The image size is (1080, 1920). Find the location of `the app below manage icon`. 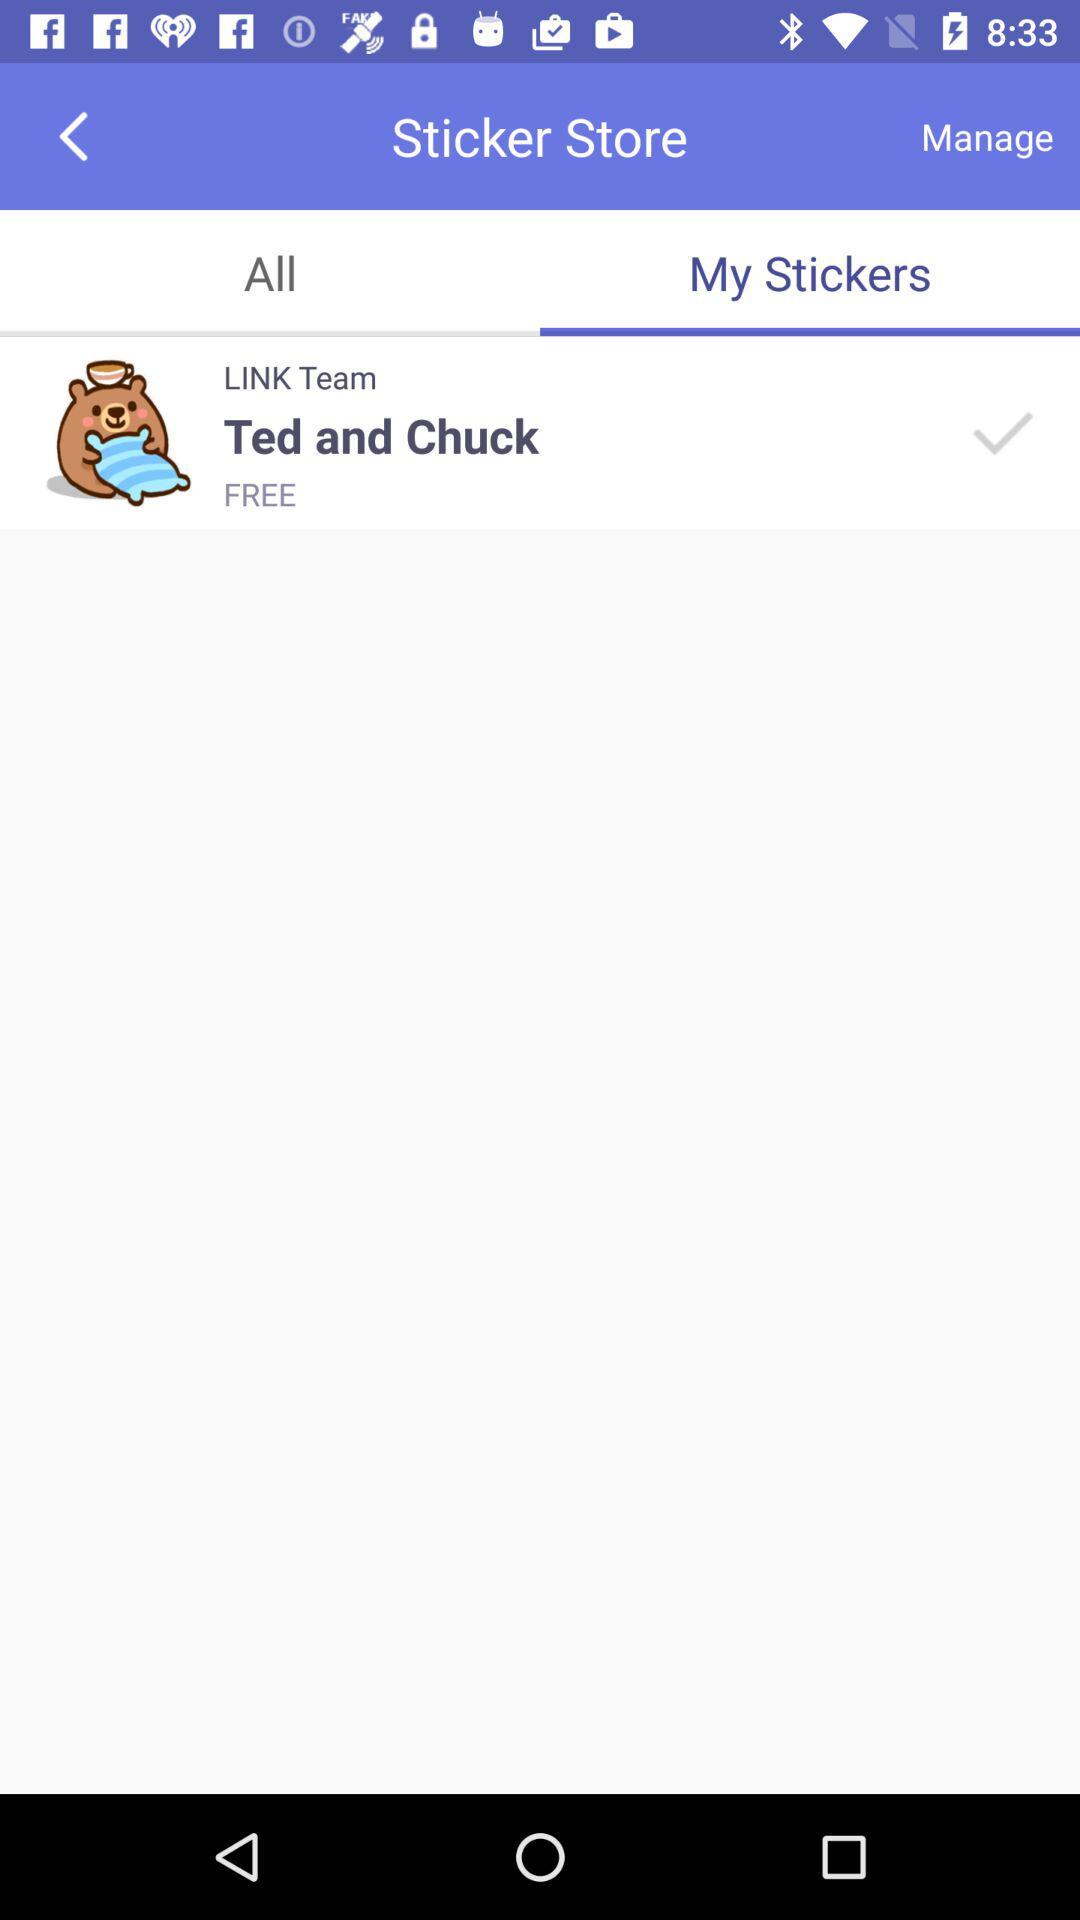

the app below manage icon is located at coordinates (810, 272).